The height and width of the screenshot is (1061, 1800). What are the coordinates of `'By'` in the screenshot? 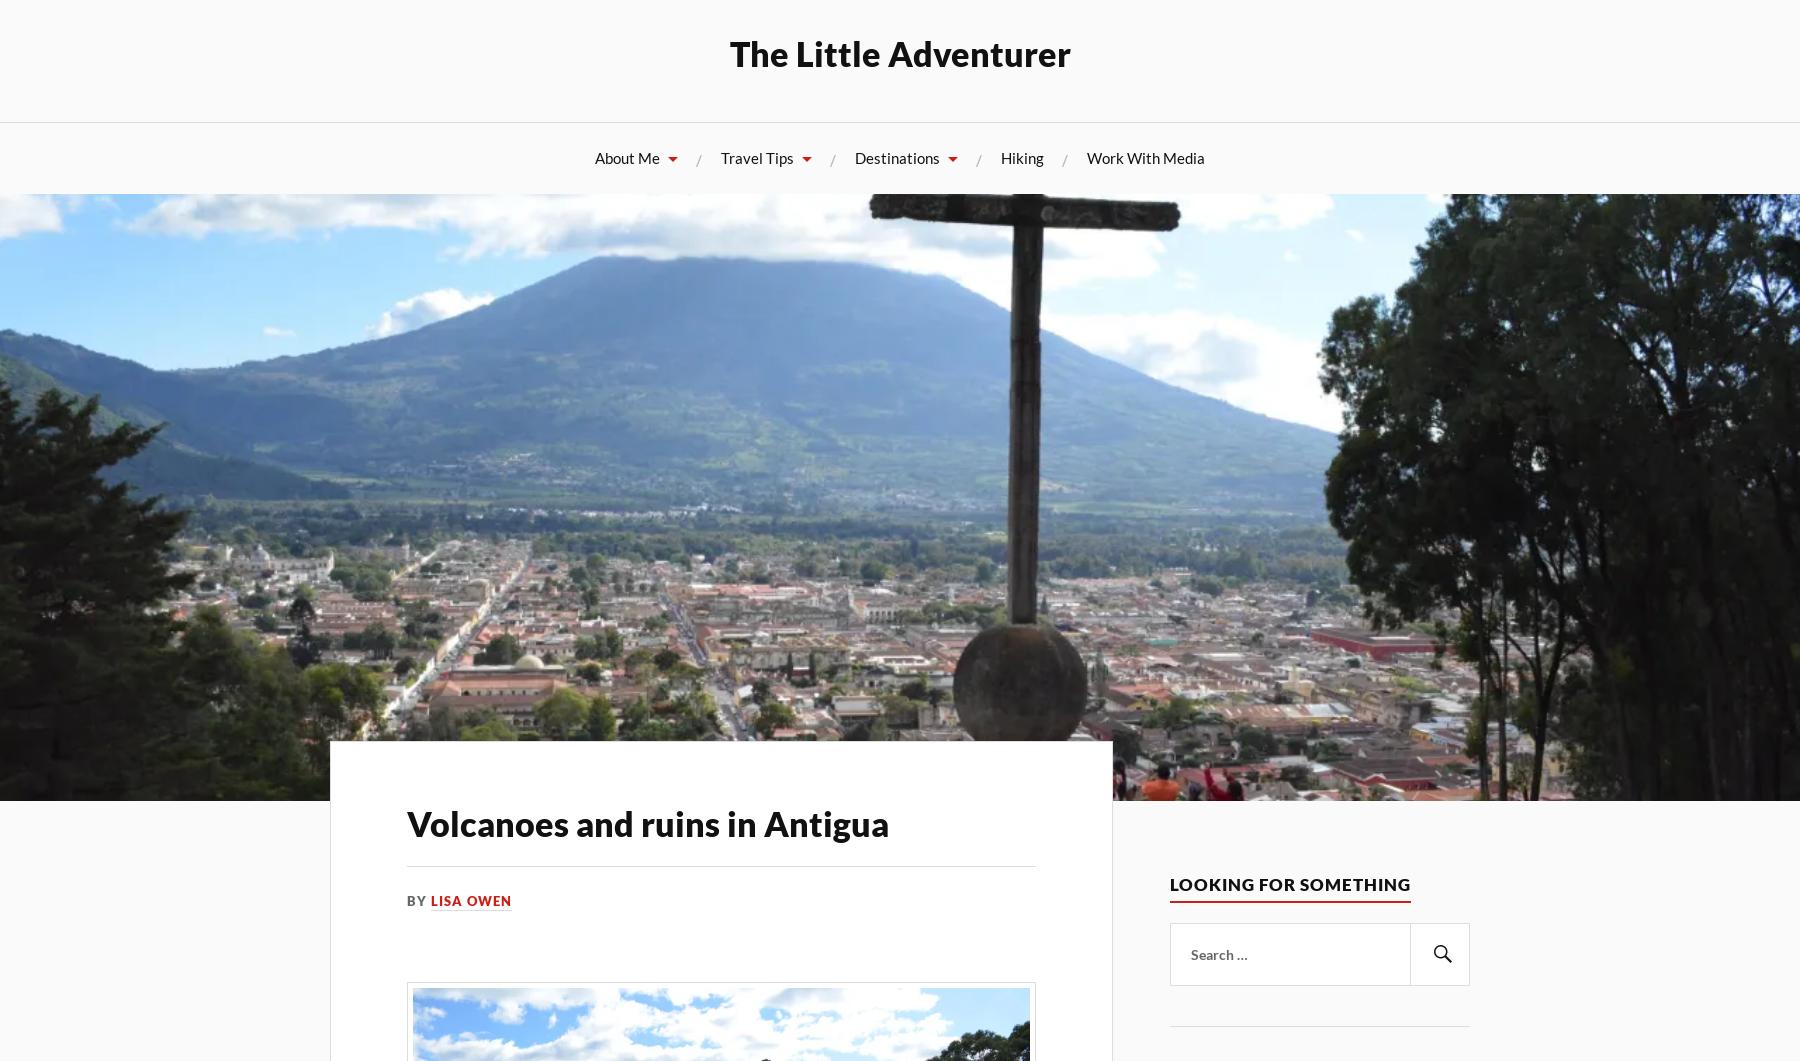 It's located at (419, 900).